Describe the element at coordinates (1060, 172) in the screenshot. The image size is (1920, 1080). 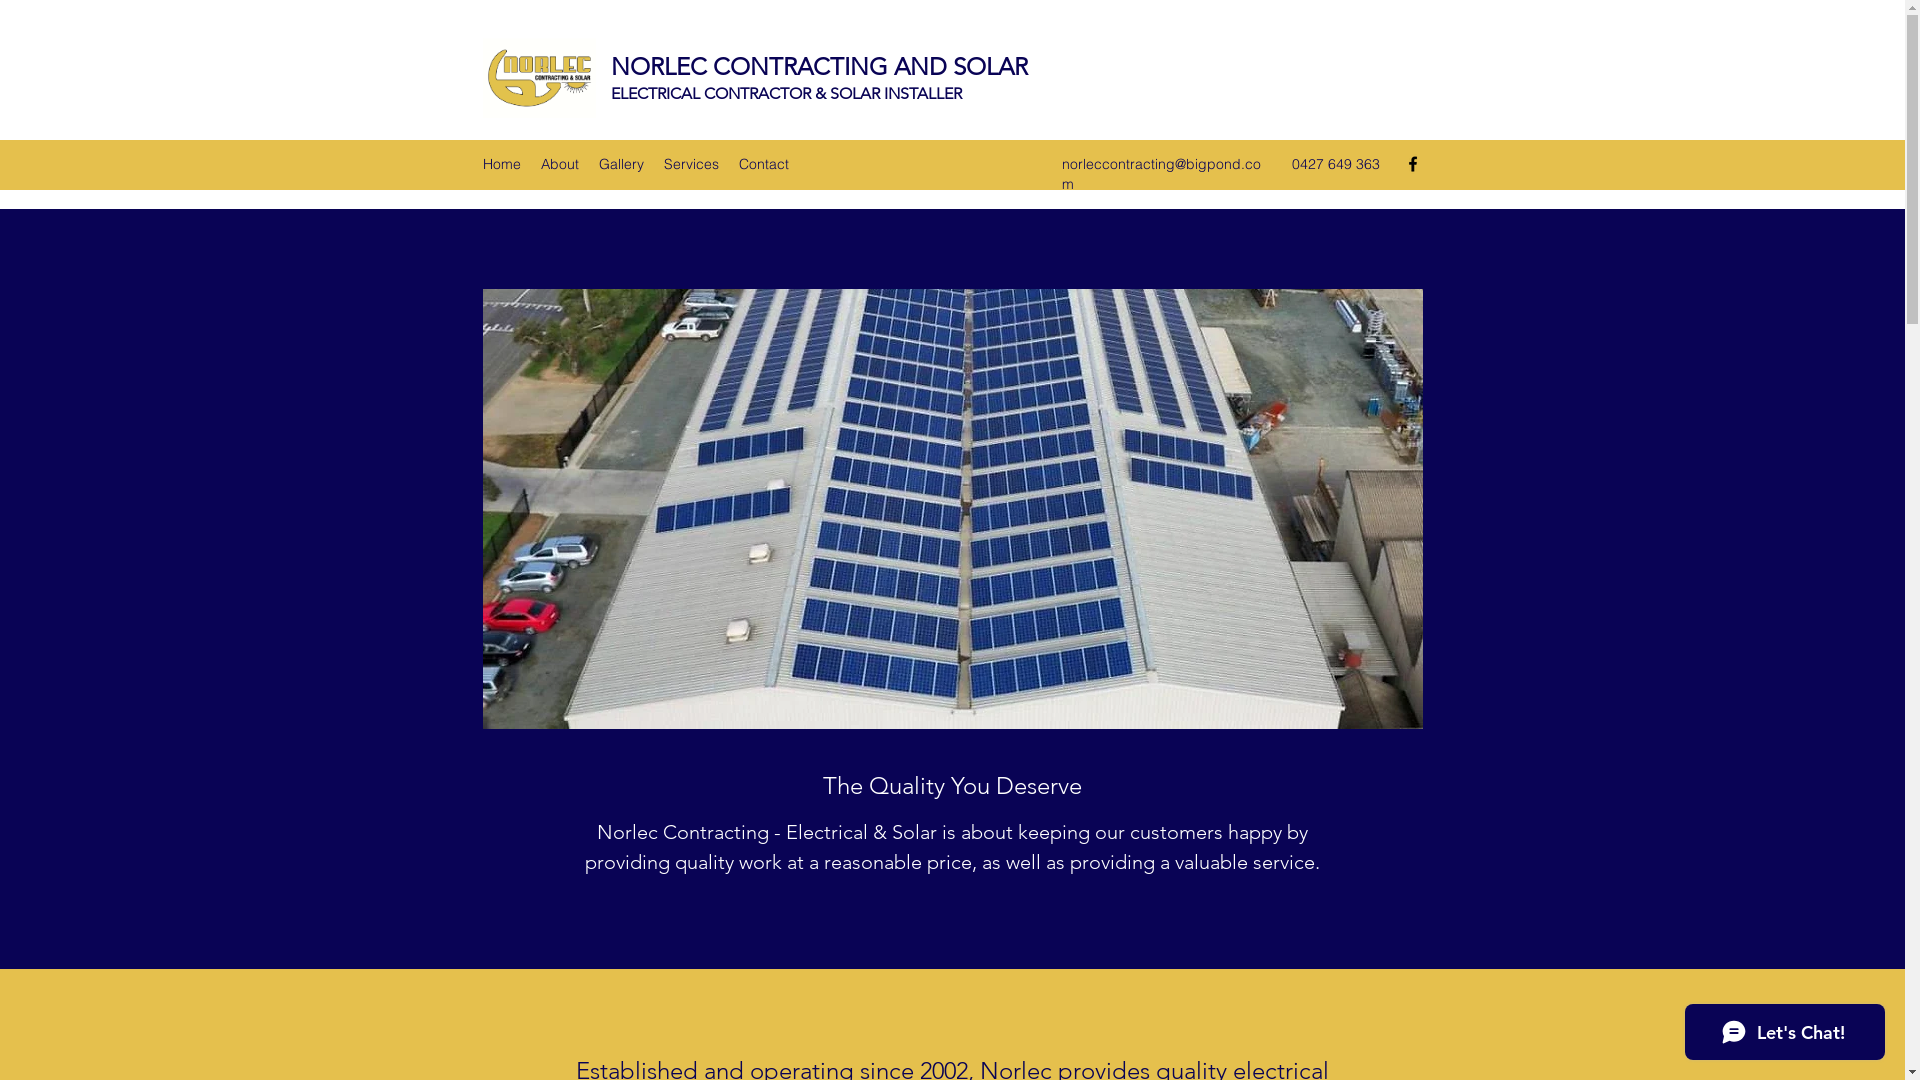
I see `'norleccontracting@bigpond.com'` at that location.